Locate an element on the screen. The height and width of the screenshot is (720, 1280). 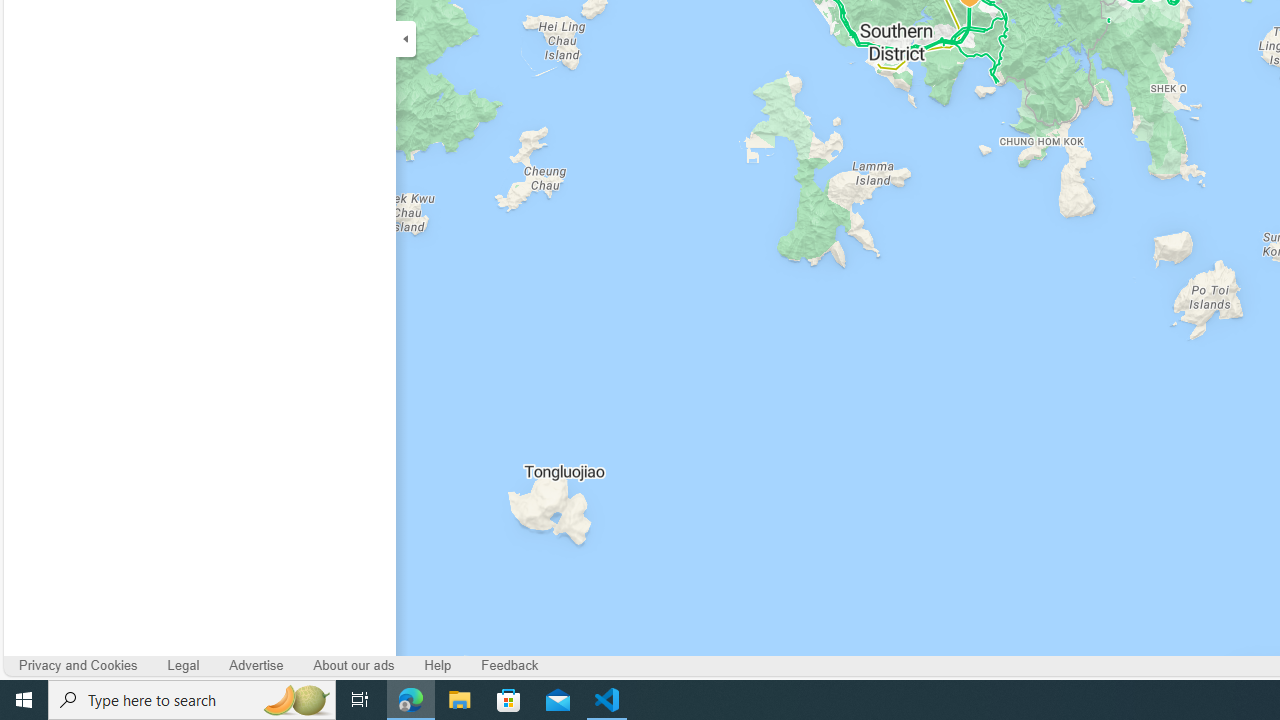
'Privacy and Cookies' is located at coordinates (78, 666).